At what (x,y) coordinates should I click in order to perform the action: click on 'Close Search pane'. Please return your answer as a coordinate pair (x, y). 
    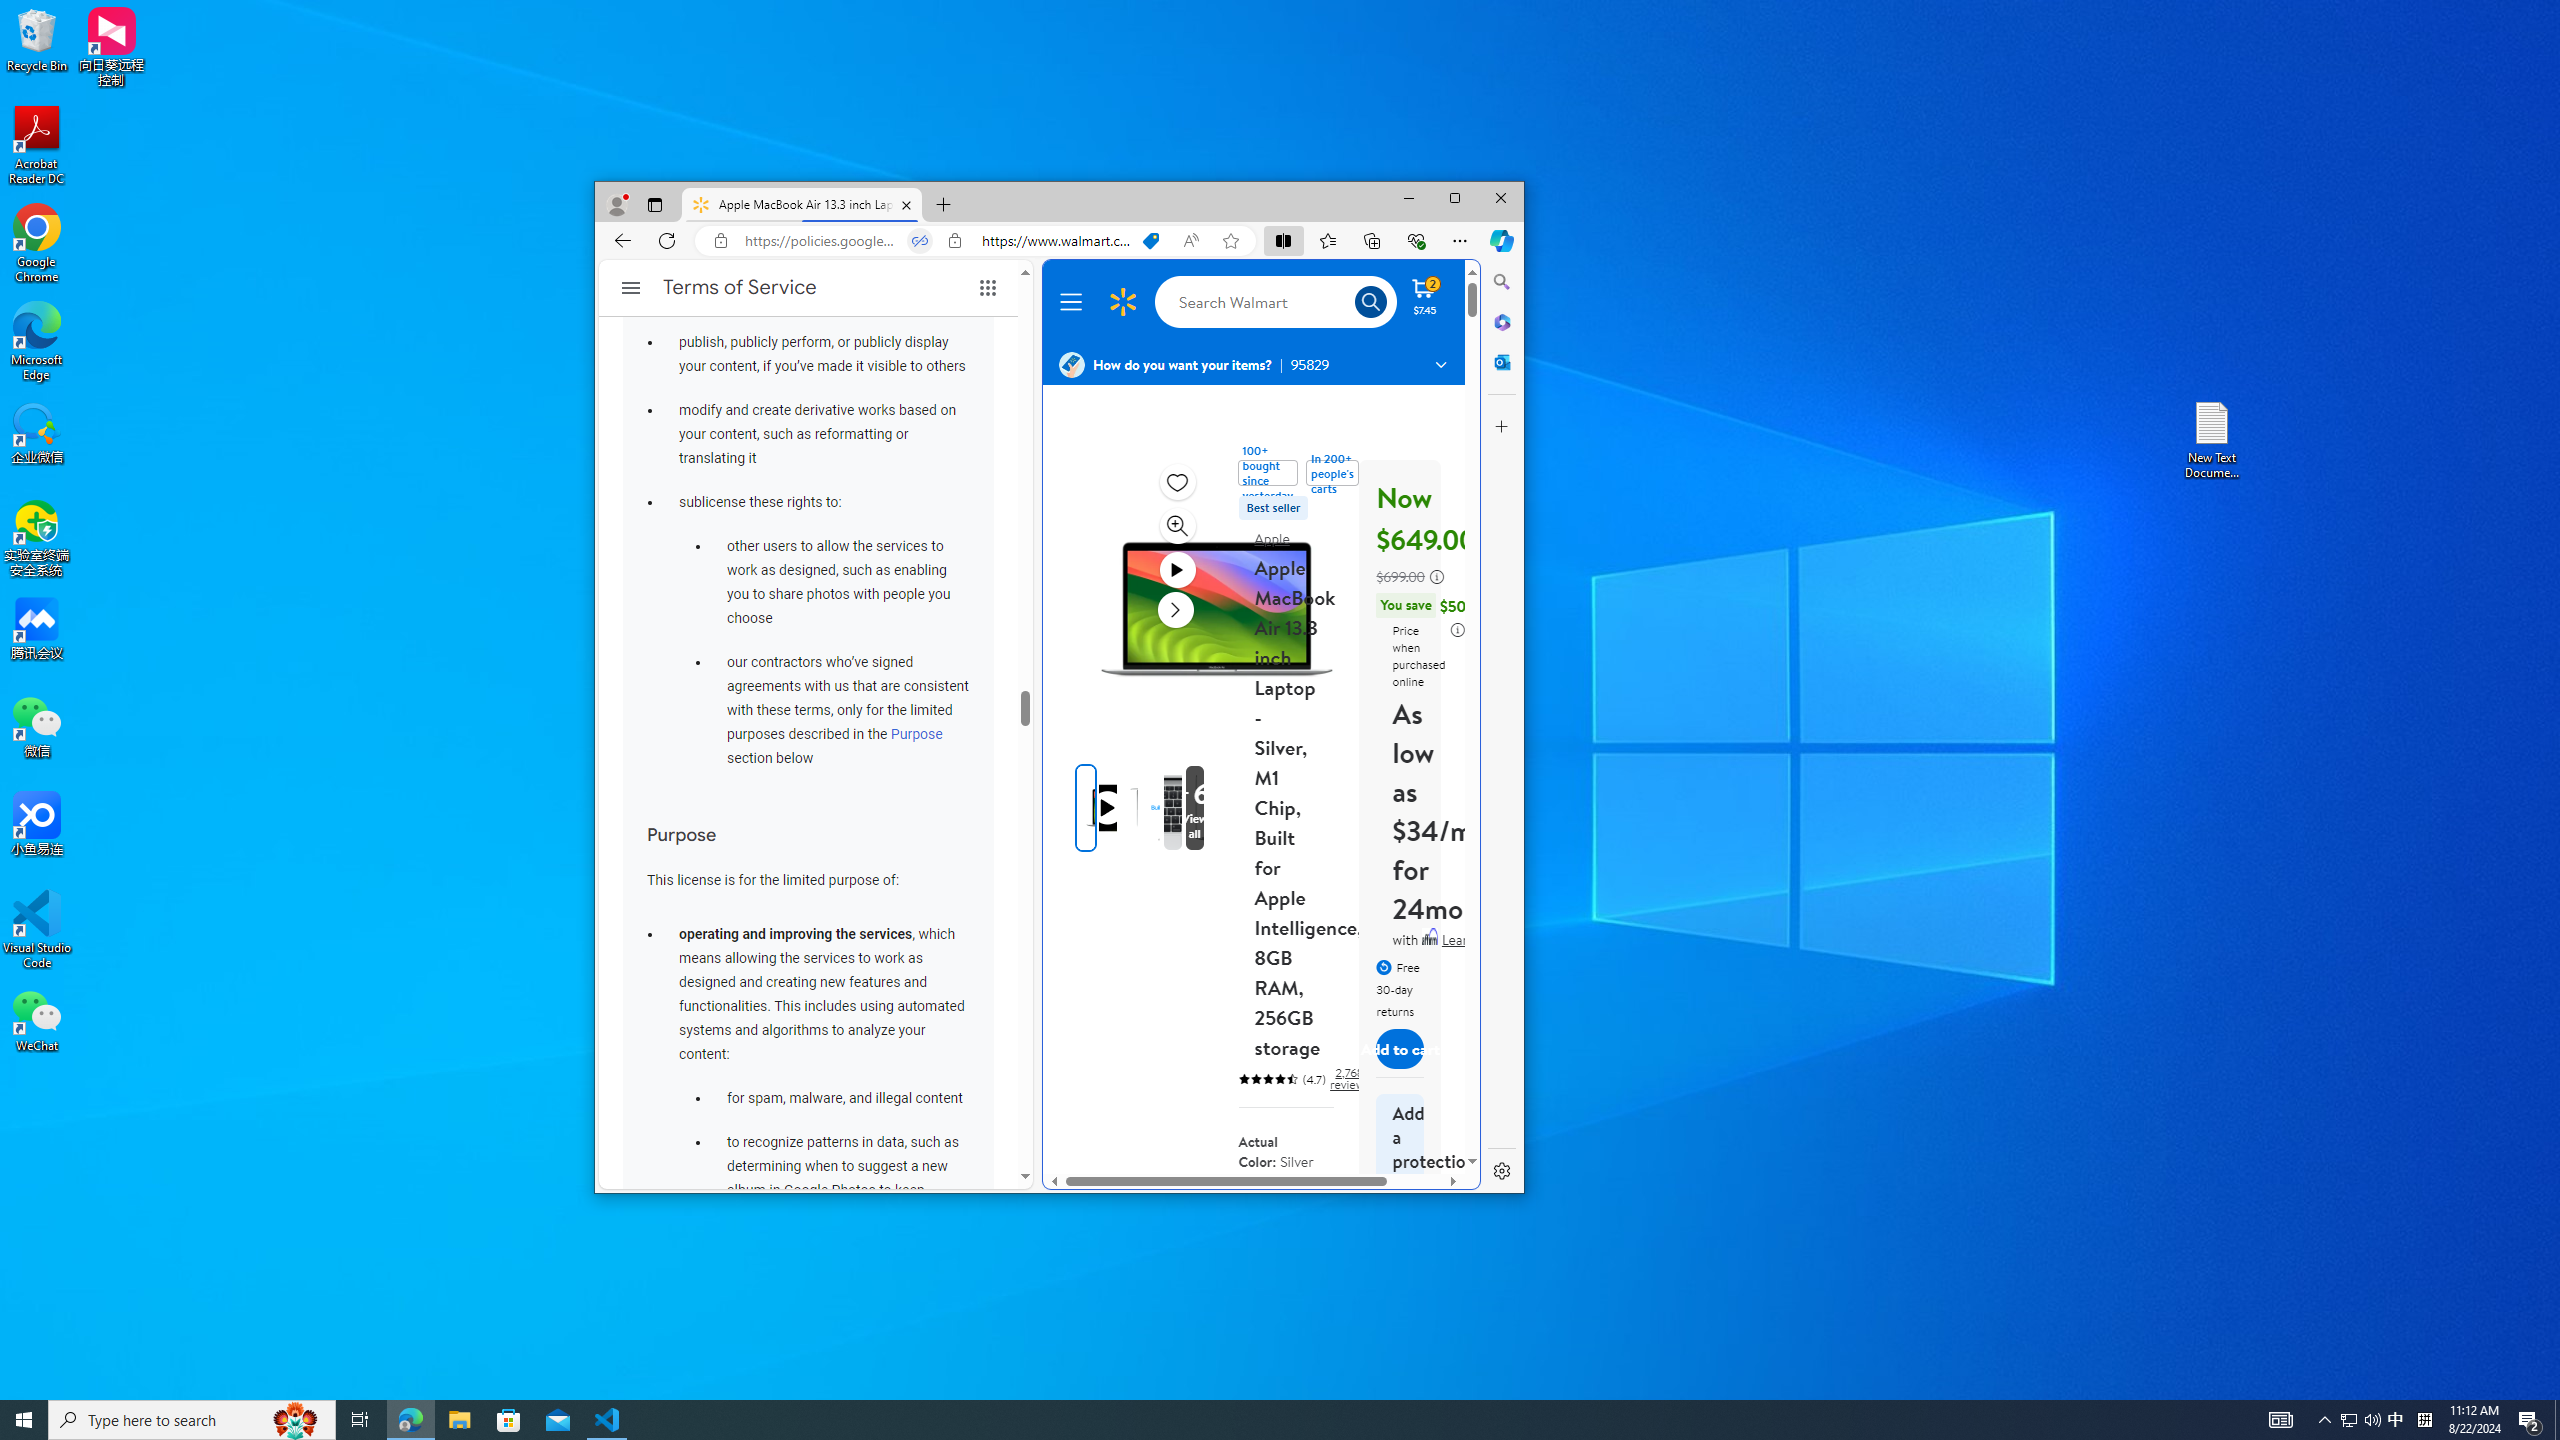
    Looking at the image, I should click on (1501, 280).